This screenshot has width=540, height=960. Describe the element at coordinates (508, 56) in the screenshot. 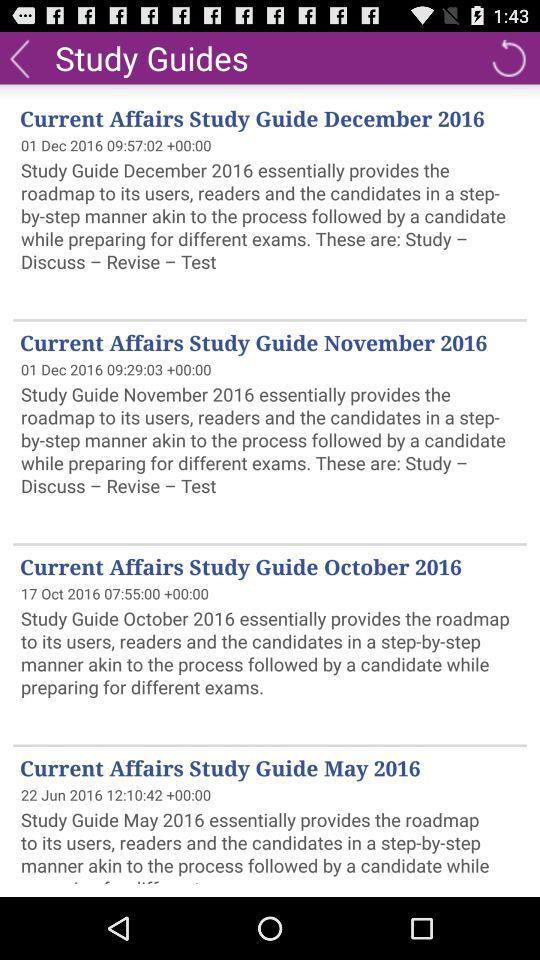

I see `the item next to study guides item` at that location.